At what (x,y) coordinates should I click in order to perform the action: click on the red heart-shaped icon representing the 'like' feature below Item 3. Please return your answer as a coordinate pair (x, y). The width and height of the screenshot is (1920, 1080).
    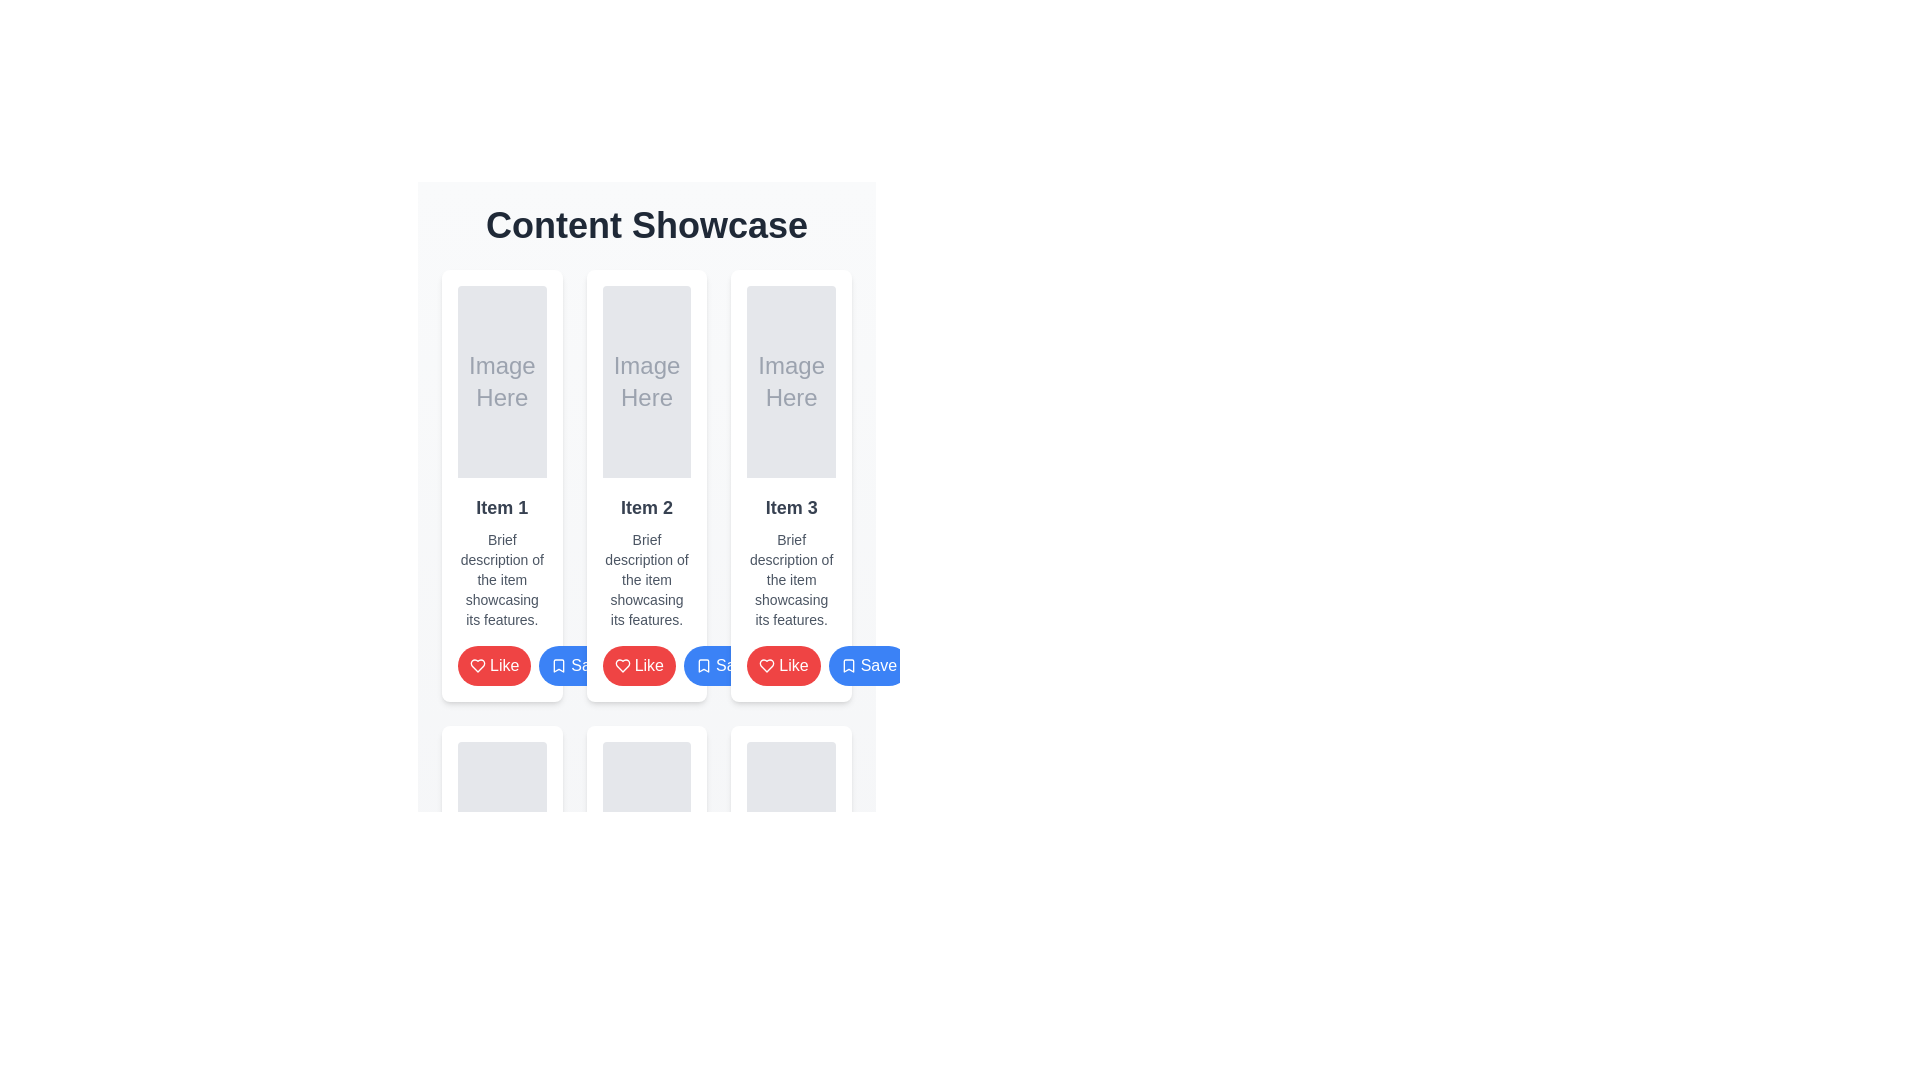
    Looking at the image, I should click on (621, 666).